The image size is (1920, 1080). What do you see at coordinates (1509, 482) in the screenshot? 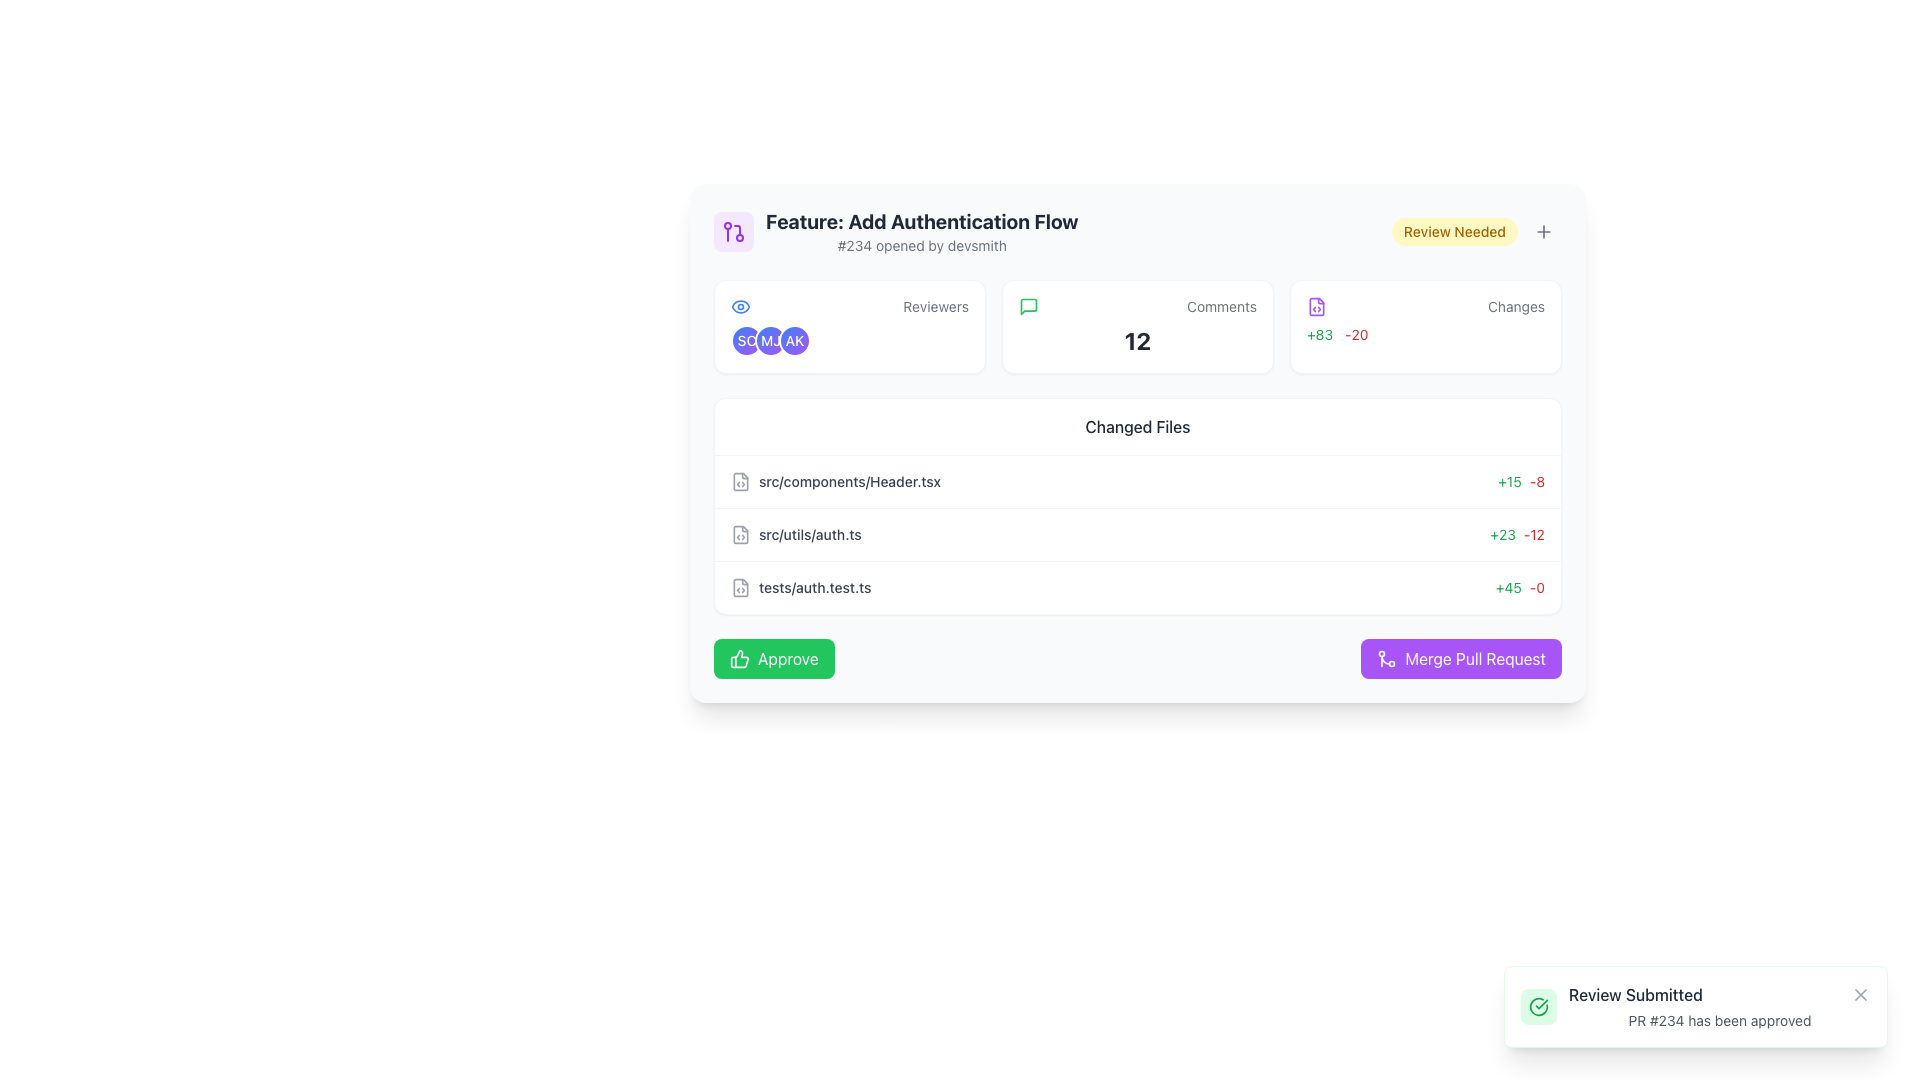
I see `the text display showing '+15' in green, which indicates a positive value in the 'Changes' section of file changes` at bounding box center [1509, 482].